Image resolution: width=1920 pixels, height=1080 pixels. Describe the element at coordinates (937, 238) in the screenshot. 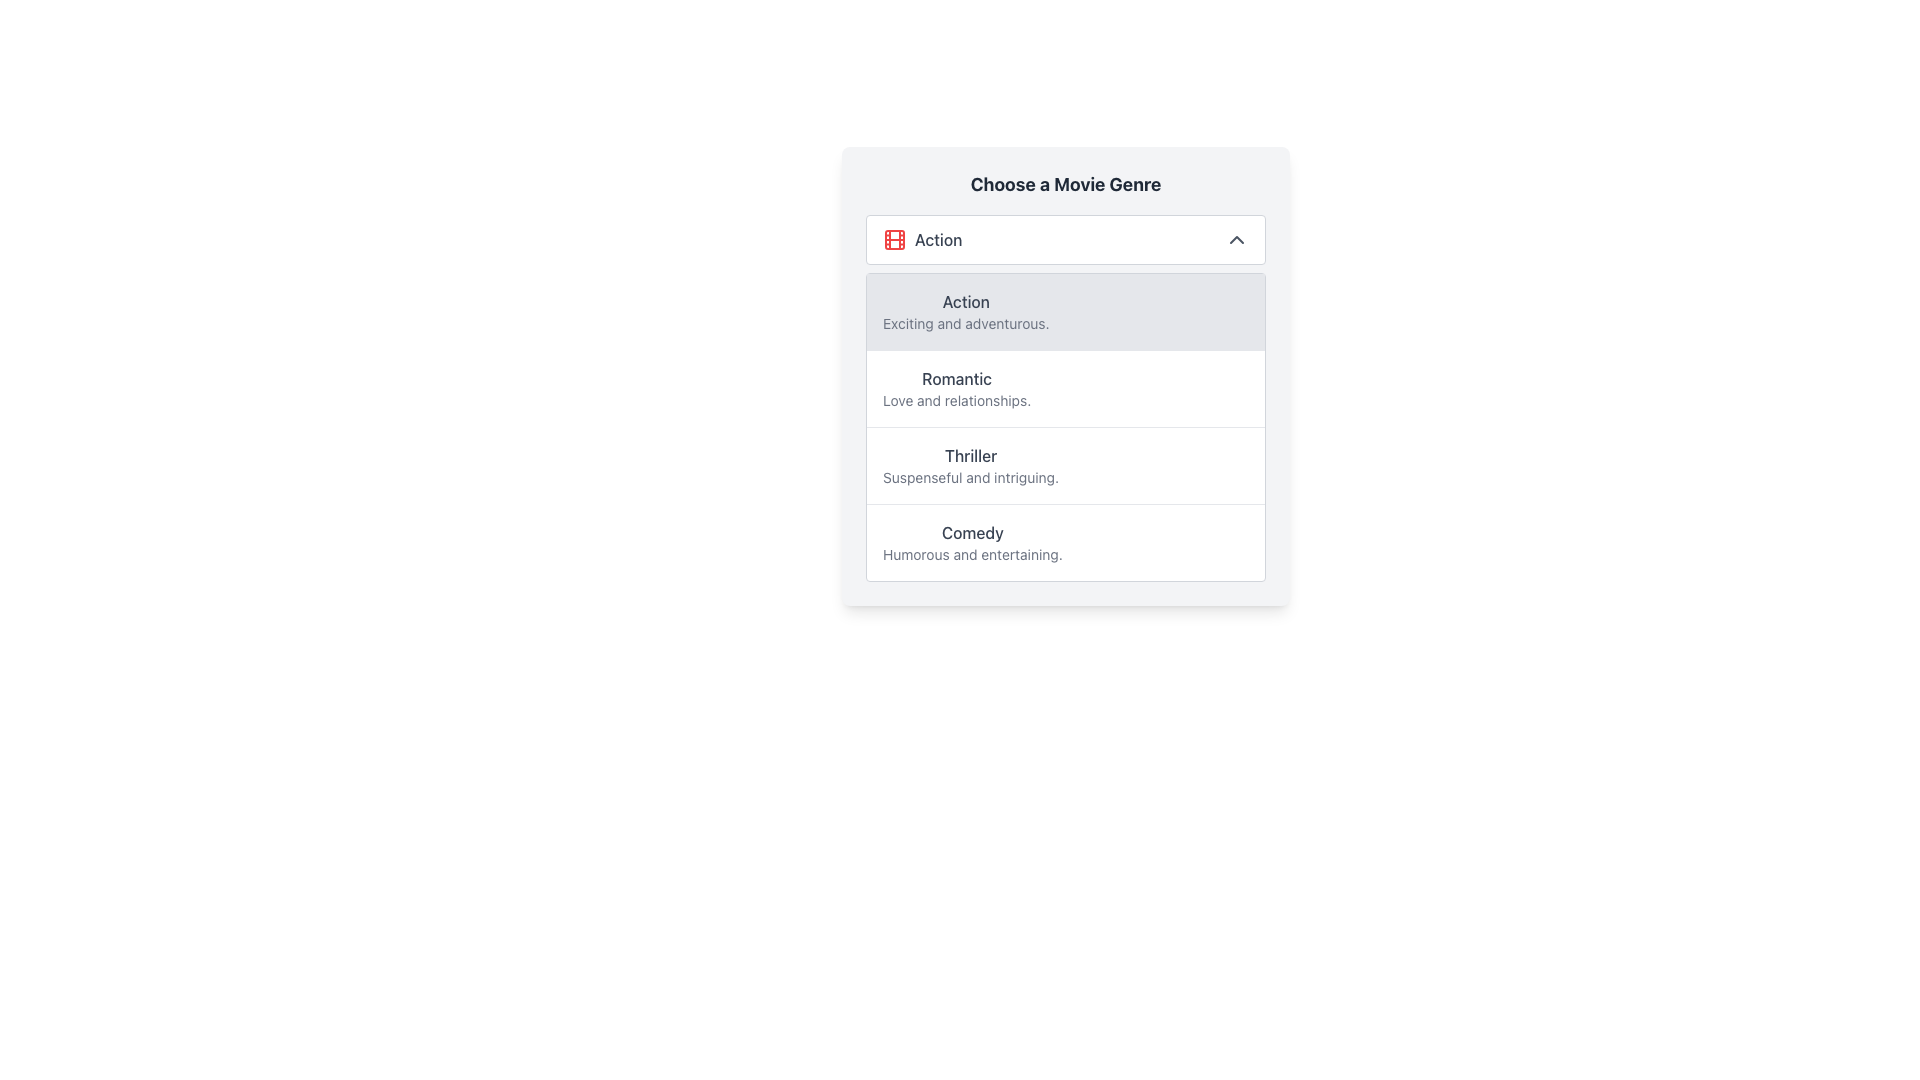

I see `the text label displaying the word 'Action' in gray color, located in the upper-left area of a dropdown interface` at that location.